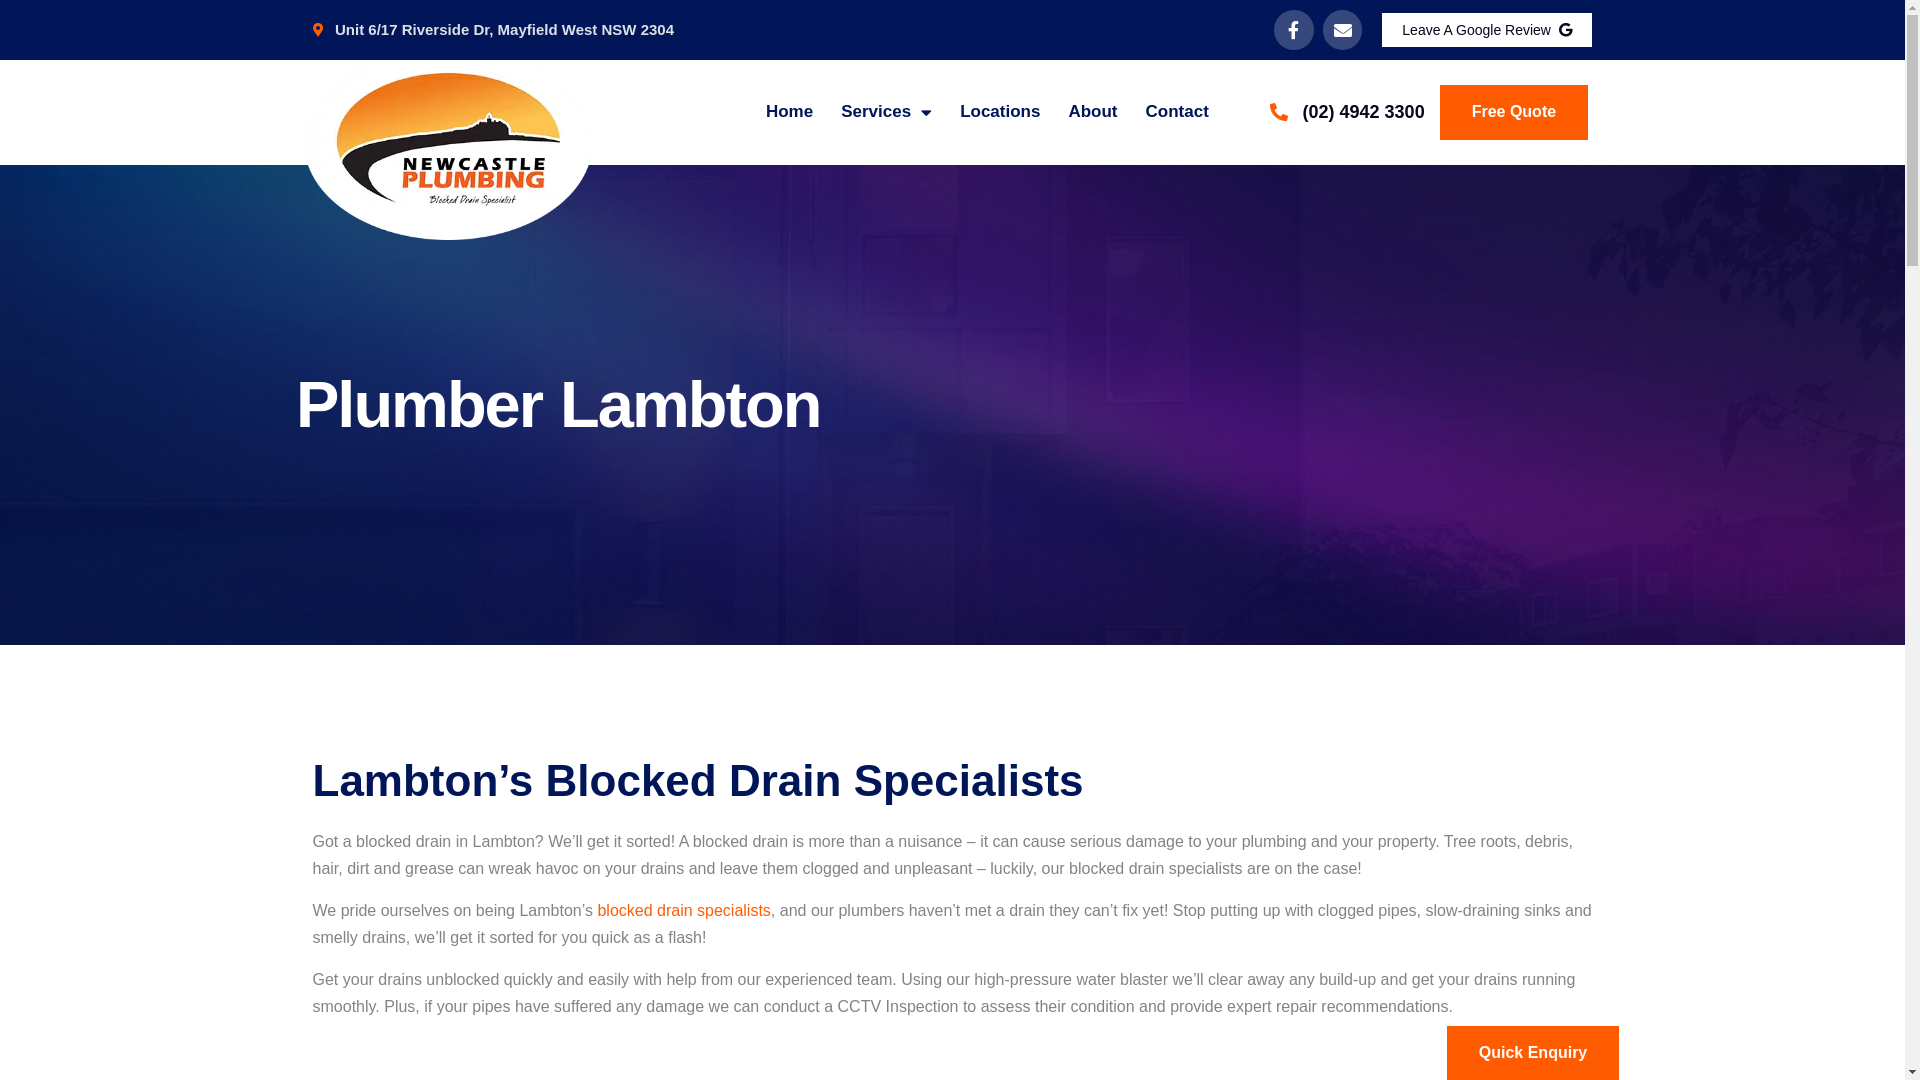 The height and width of the screenshot is (1080, 1920). What do you see at coordinates (1513, 111) in the screenshot?
I see `'Free Quote'` at bounding box center [1513, 111].